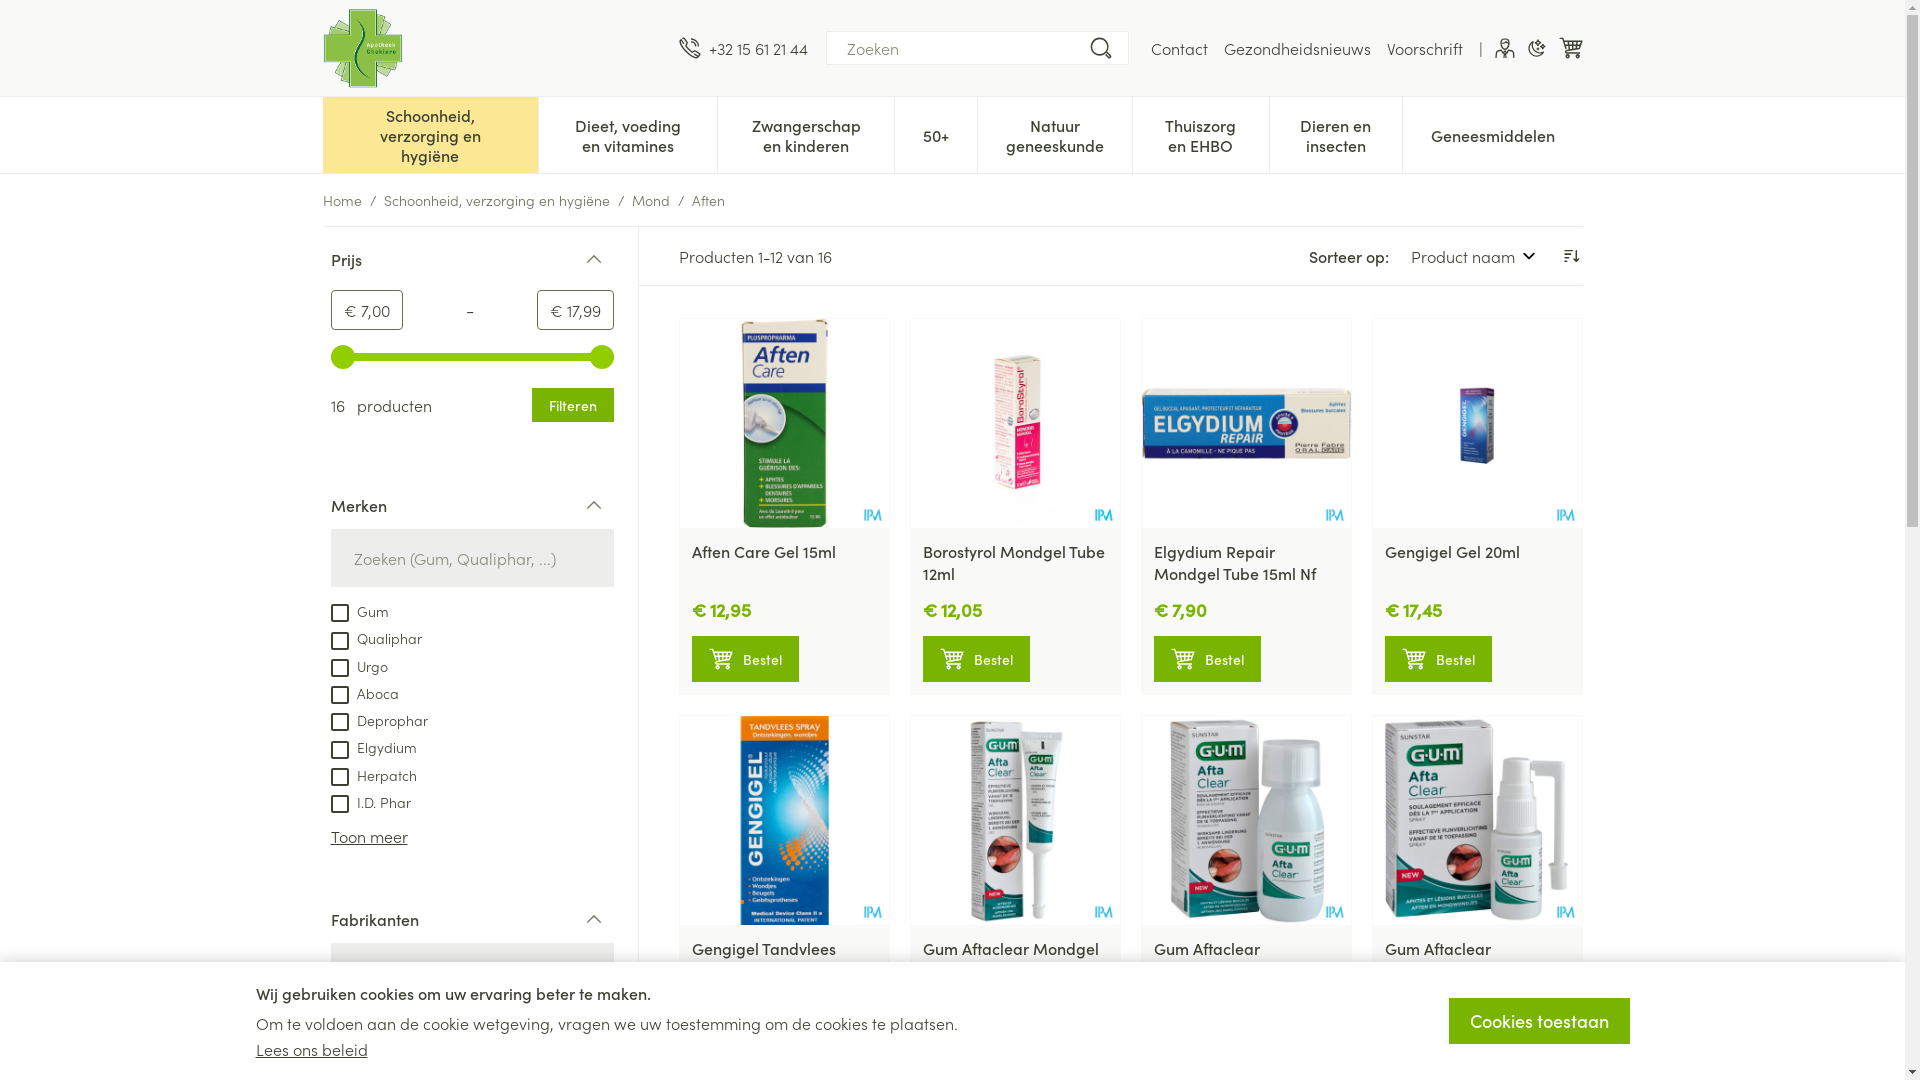 The height and width of the screenshot is (1080, 1920). What do you see at coordinates (1503, 46) in the screenshot?
I see `'Klant menu'` at bounding box center [1503, 46].